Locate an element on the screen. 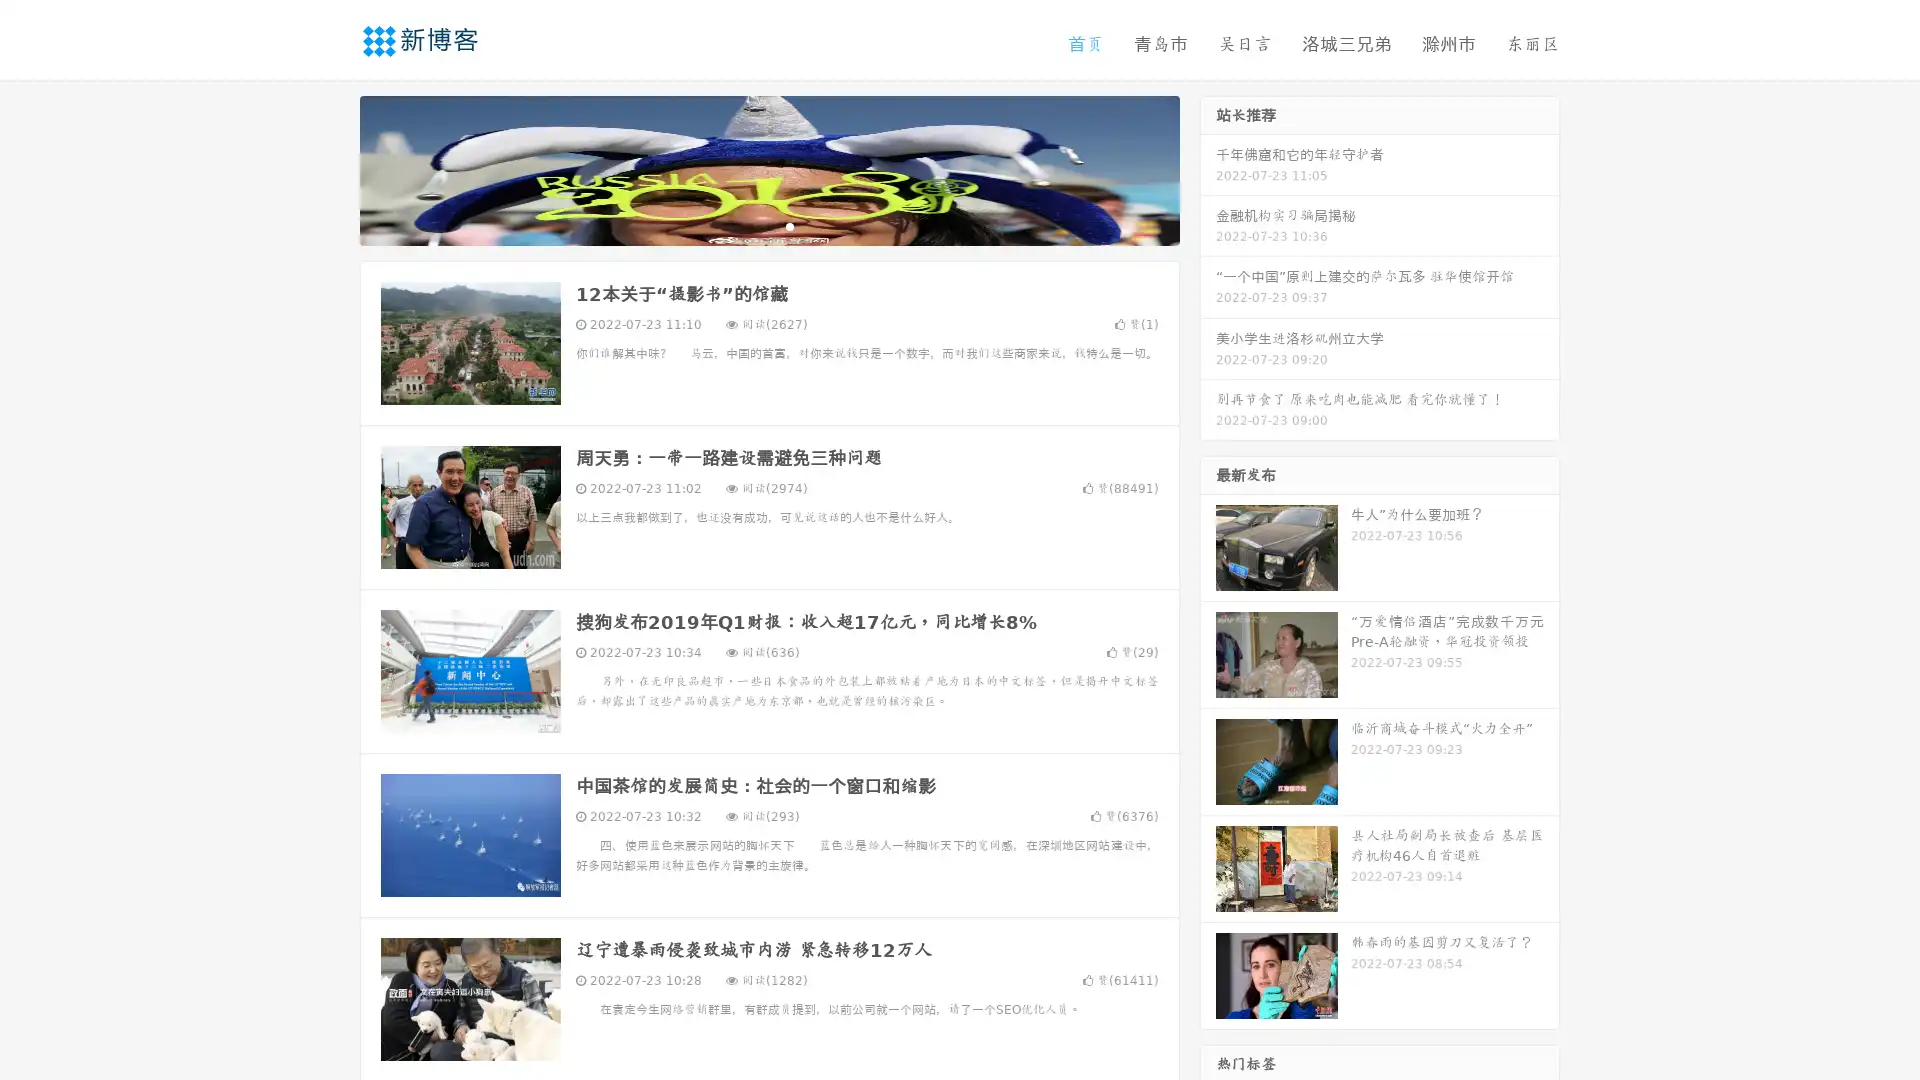 This screenshot has width=1920, height=1080. Previous slide is located at coordinates (330, 168).